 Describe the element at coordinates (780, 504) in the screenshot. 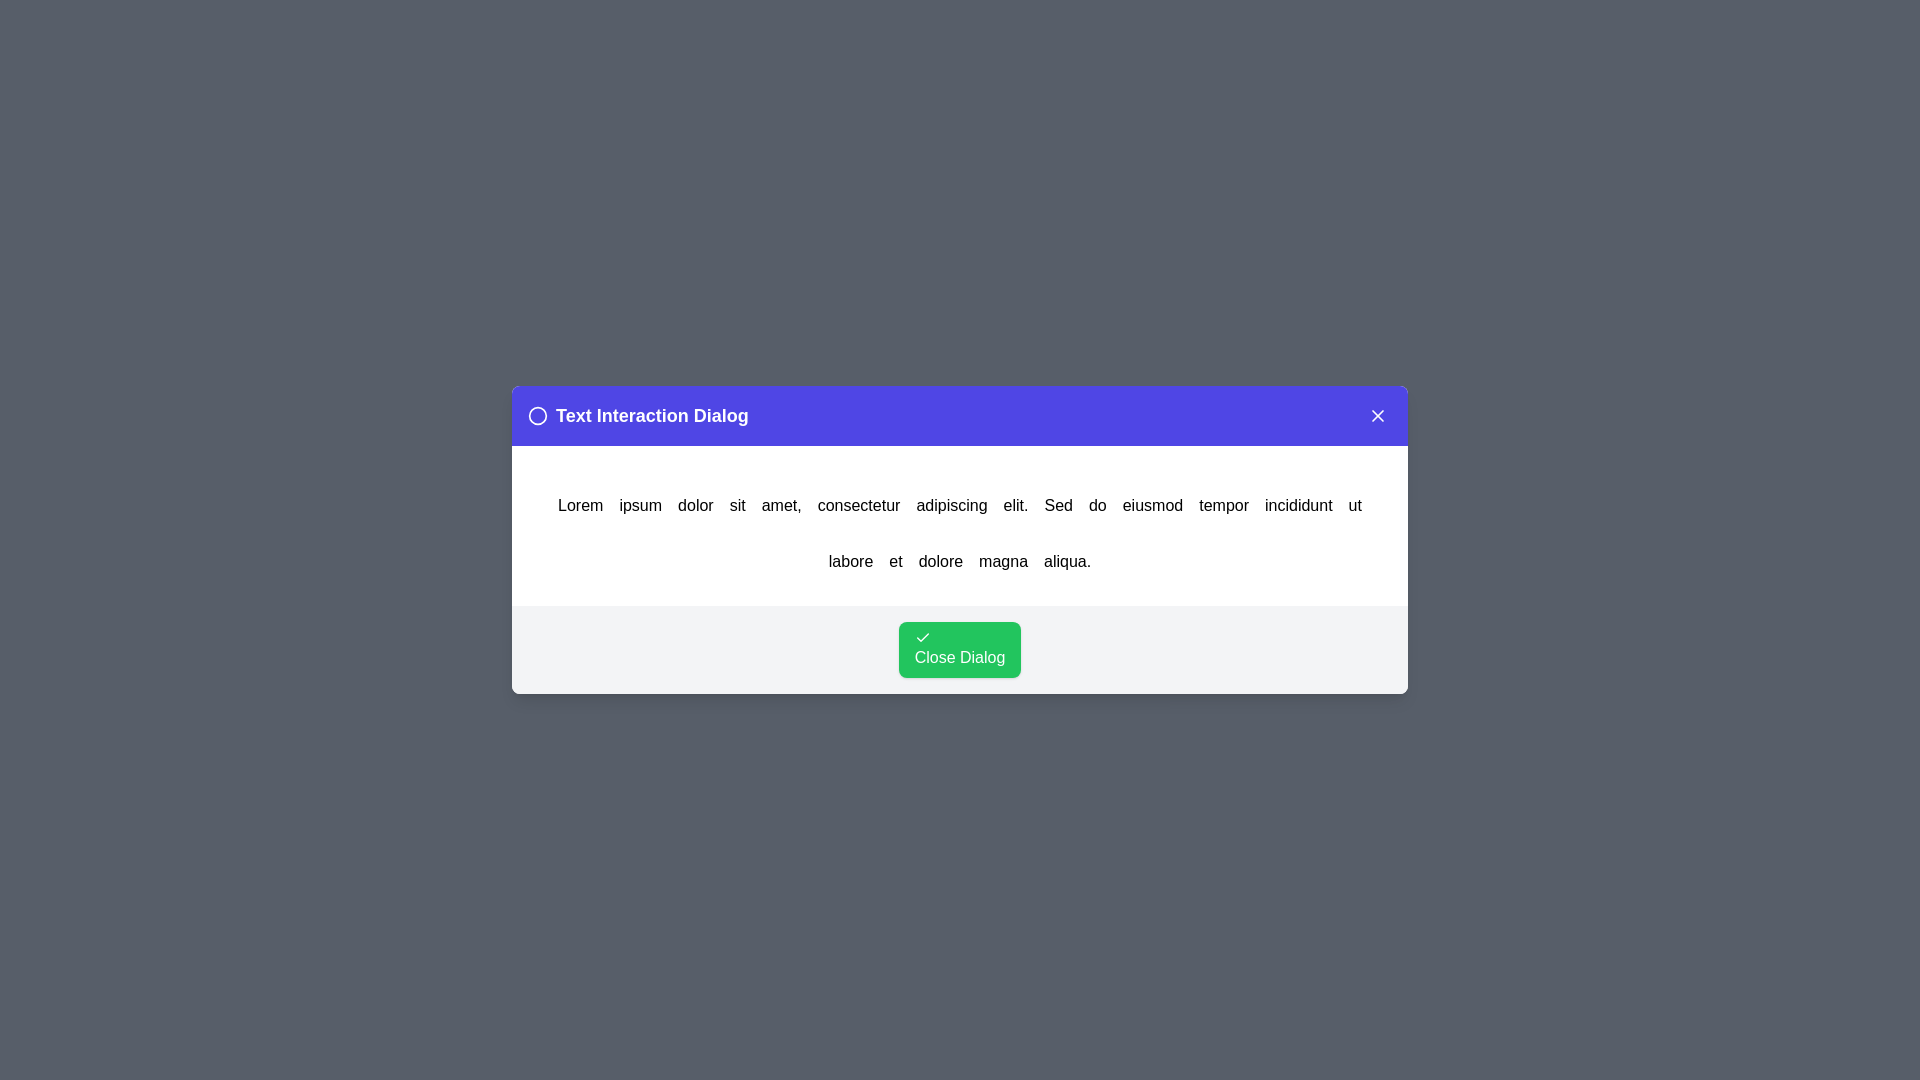

I see `the word amet, in the text to trigger an alert displaying the clicked word` at that location.